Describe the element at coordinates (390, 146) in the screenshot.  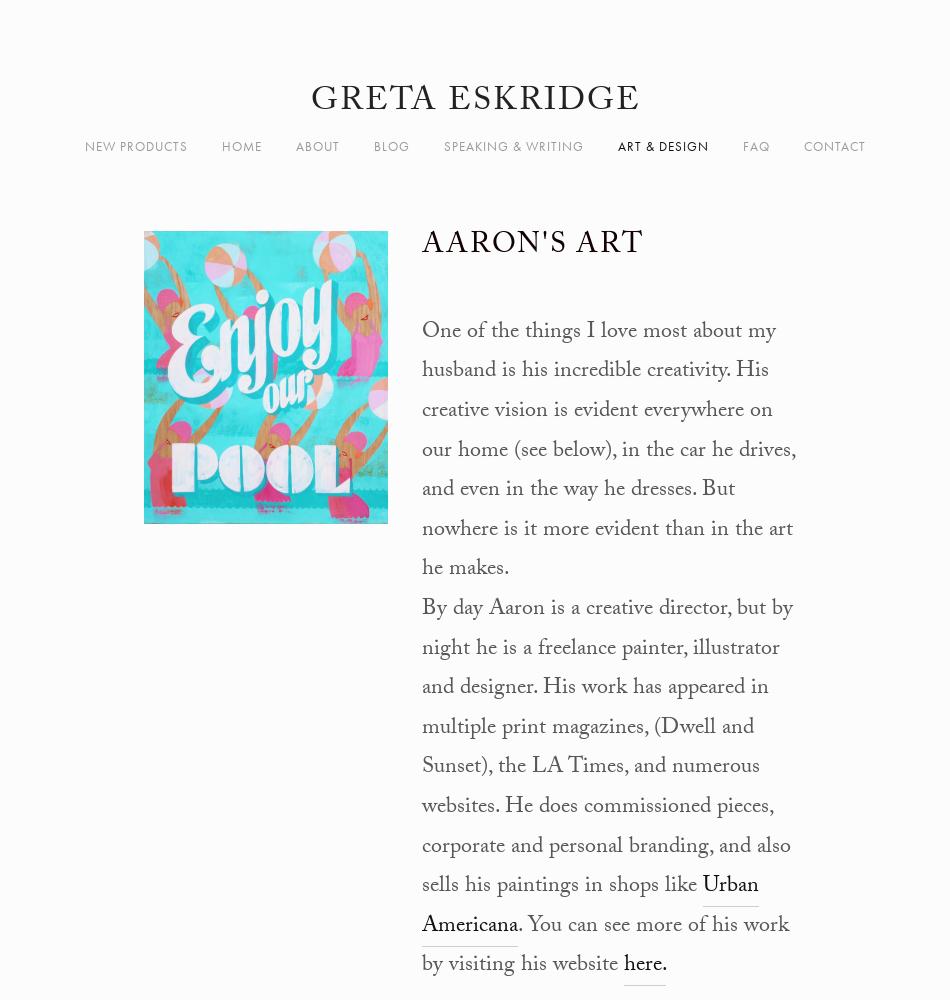
I see `'Blog'` at that location.